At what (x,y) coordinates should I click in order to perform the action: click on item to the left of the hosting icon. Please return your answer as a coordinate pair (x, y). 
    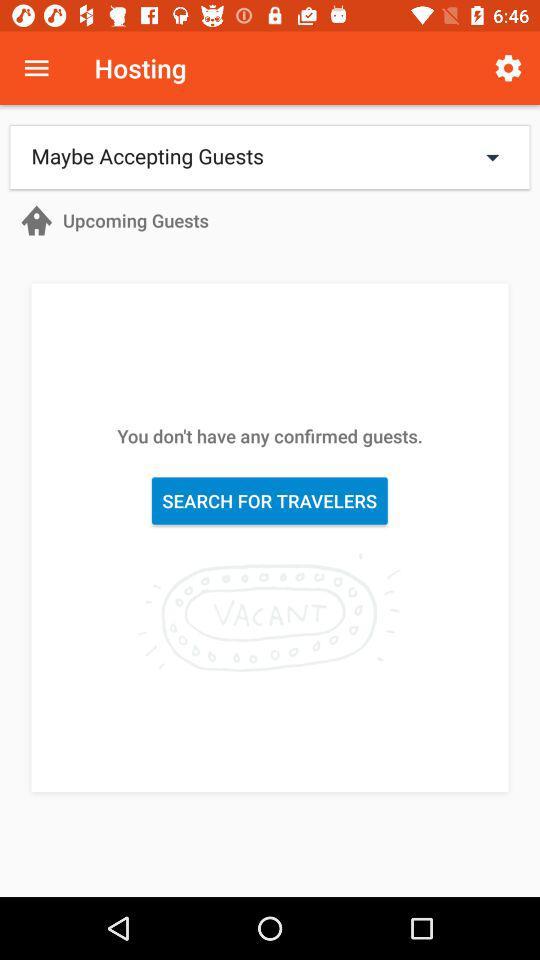
    Looking at the image, I should click on (36, 68).